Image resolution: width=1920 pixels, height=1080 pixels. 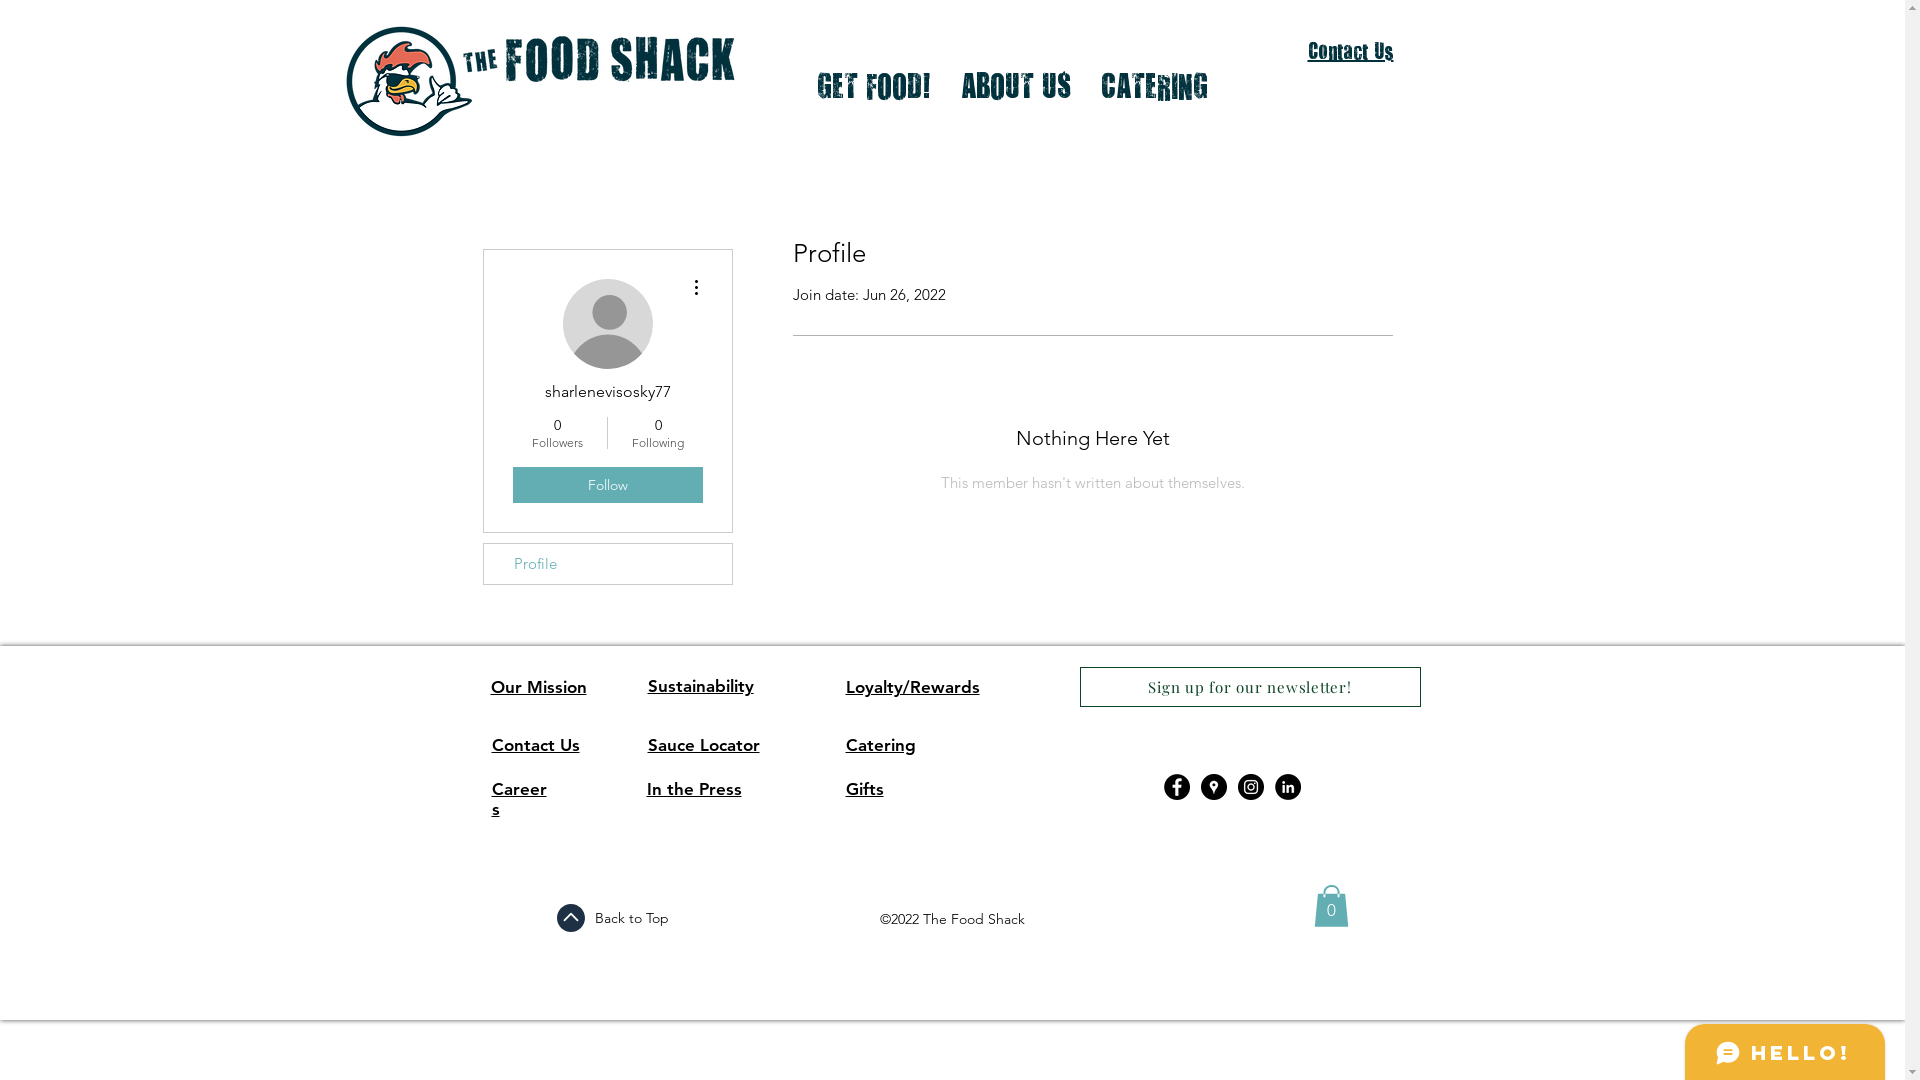 What do you see at coordinates (605, 485) in the screenshot?
I see `'Follow'` at bounding box center [605, 485].